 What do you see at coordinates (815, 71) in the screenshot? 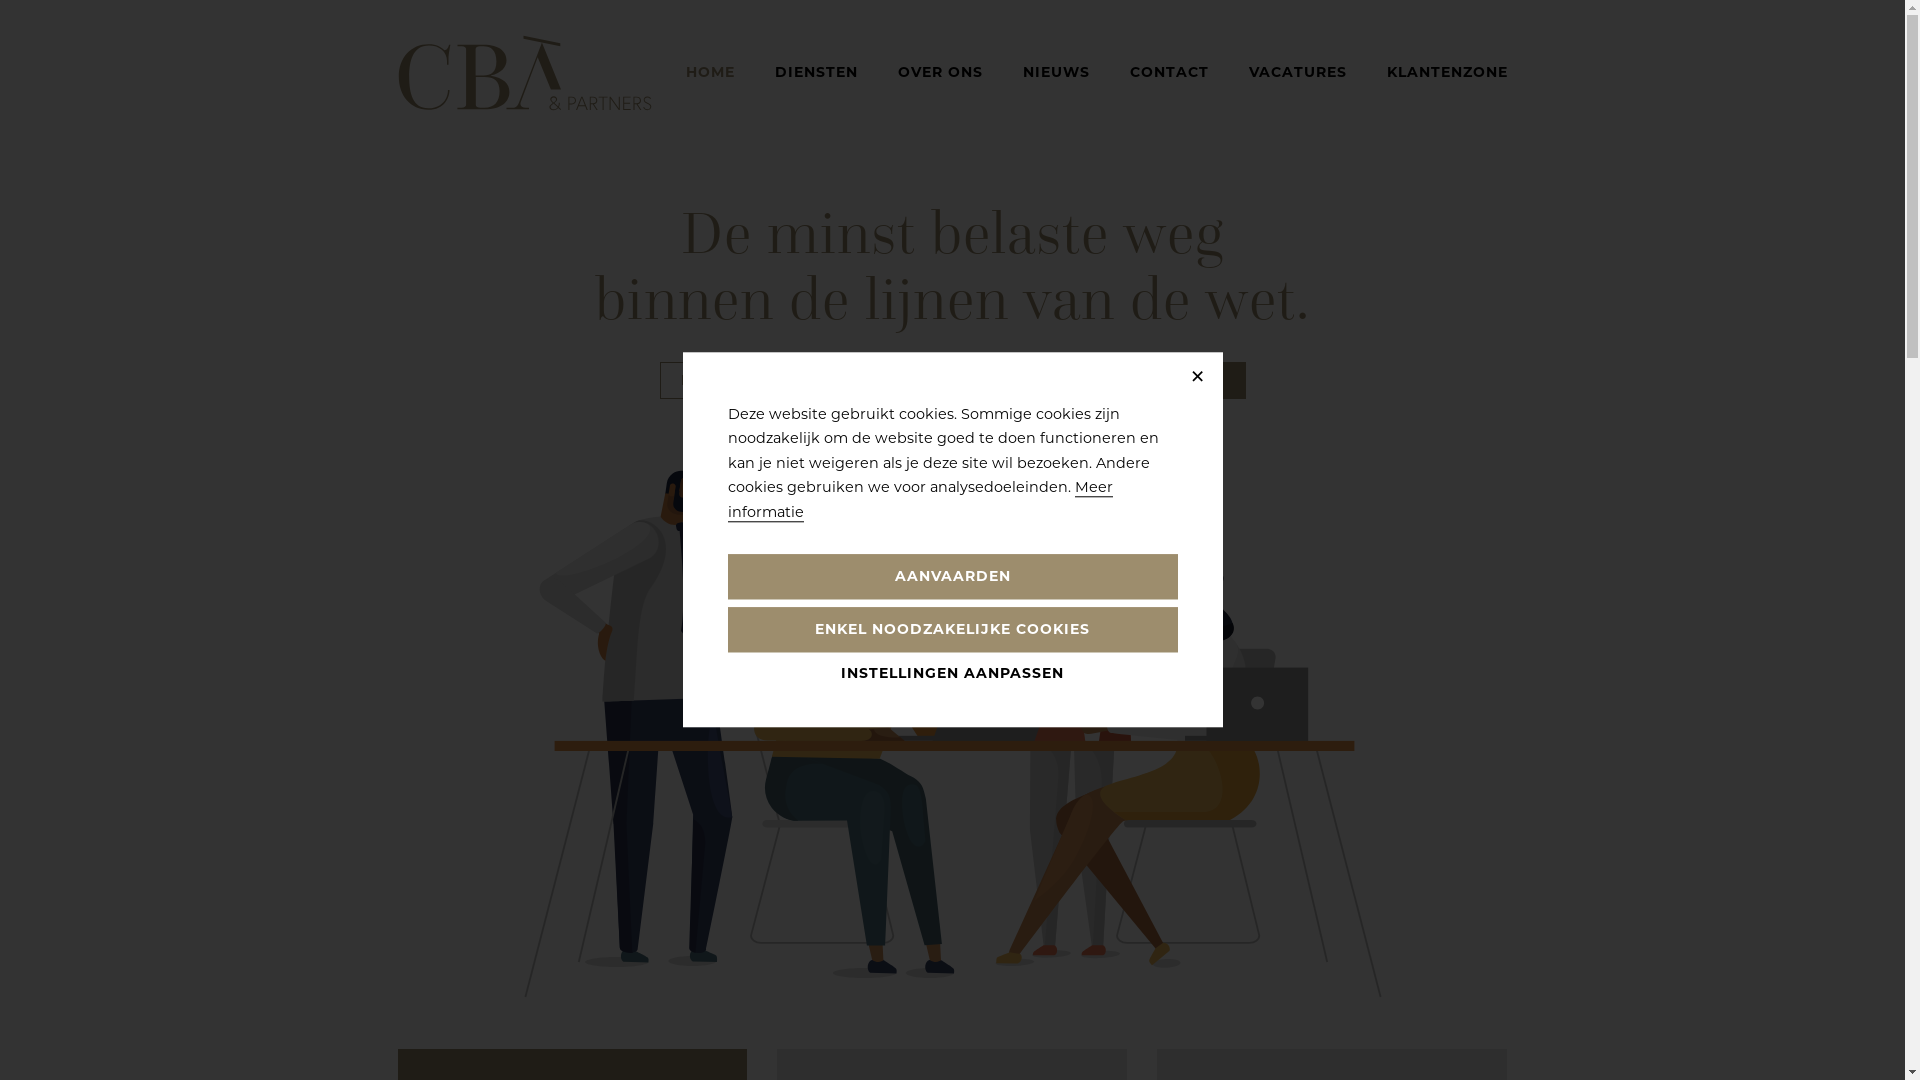
I see `'DIENSTEN'` at bounding box center [815, 71].